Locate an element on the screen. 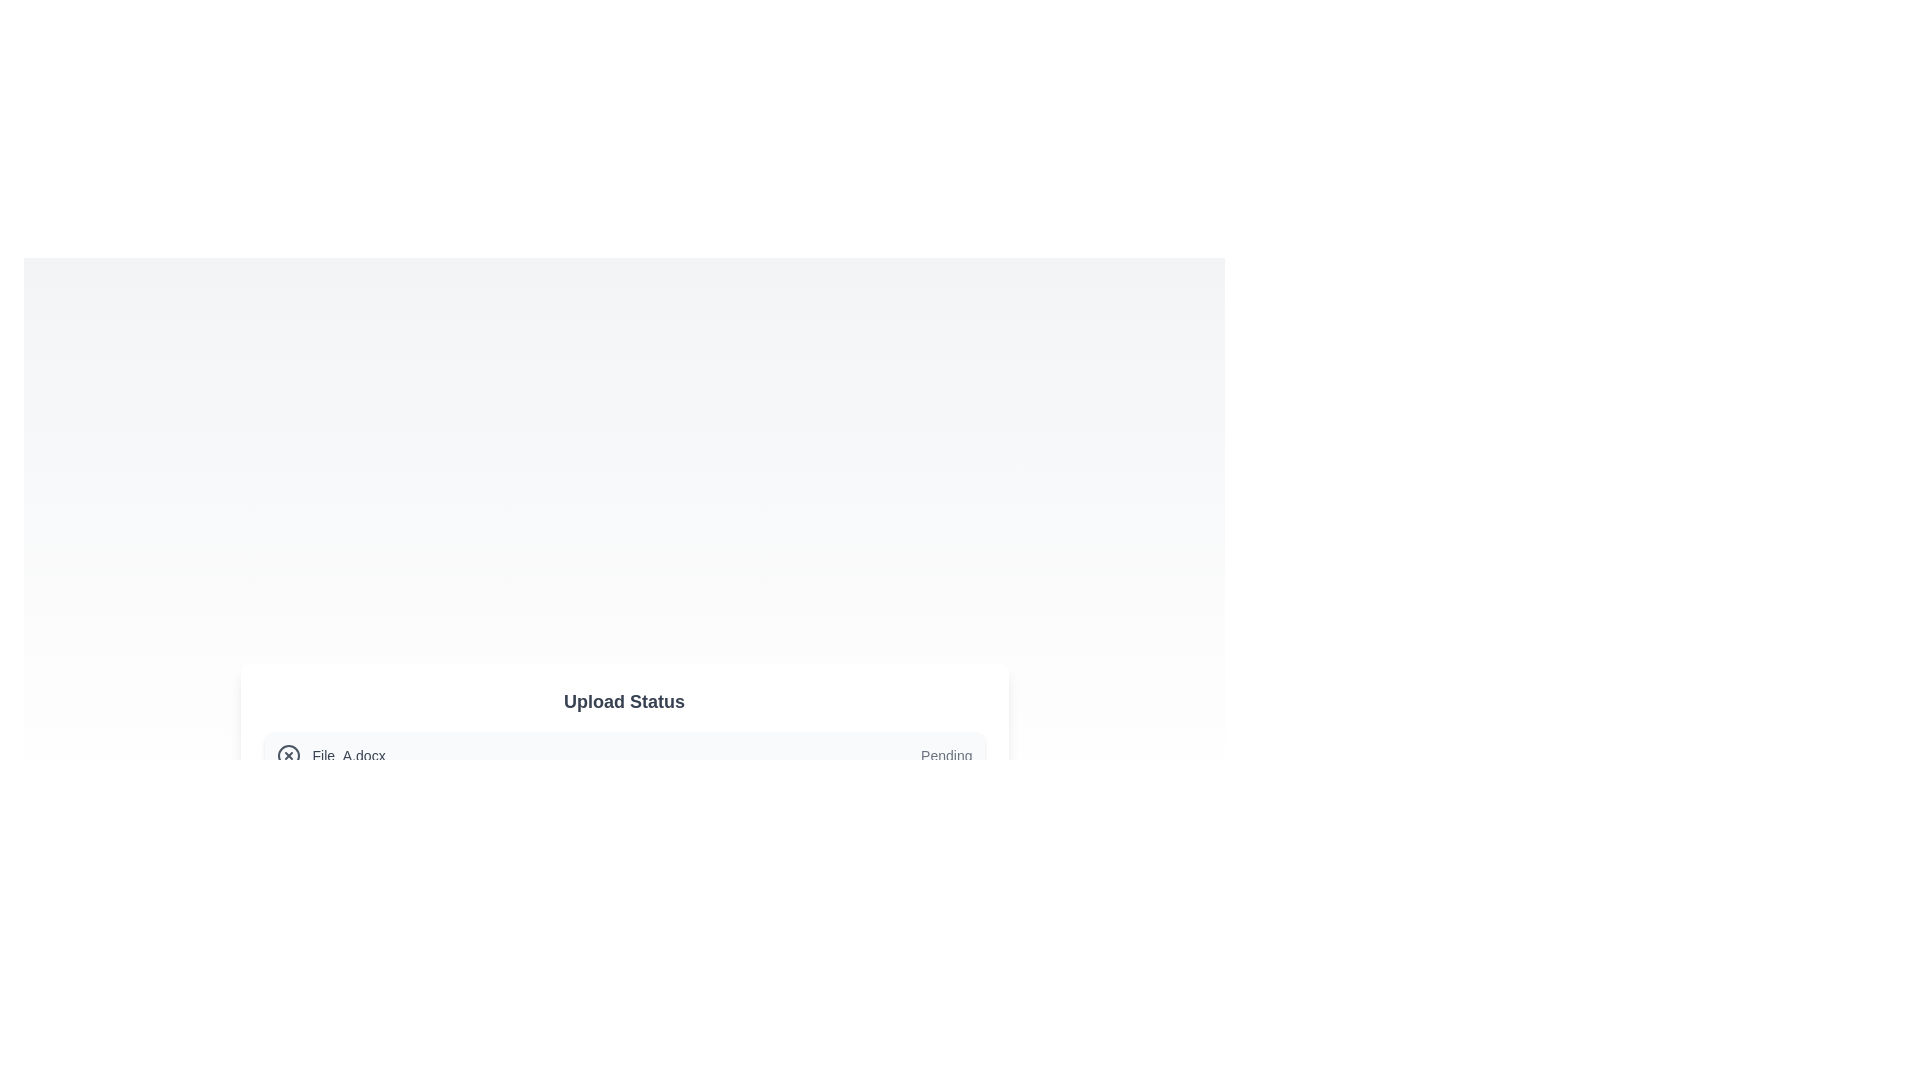 The image size is (1920, 1080). the animation of the status indicator icon located to the left of the 'File_C.mp3' text element is located at coordinates (287, 882).